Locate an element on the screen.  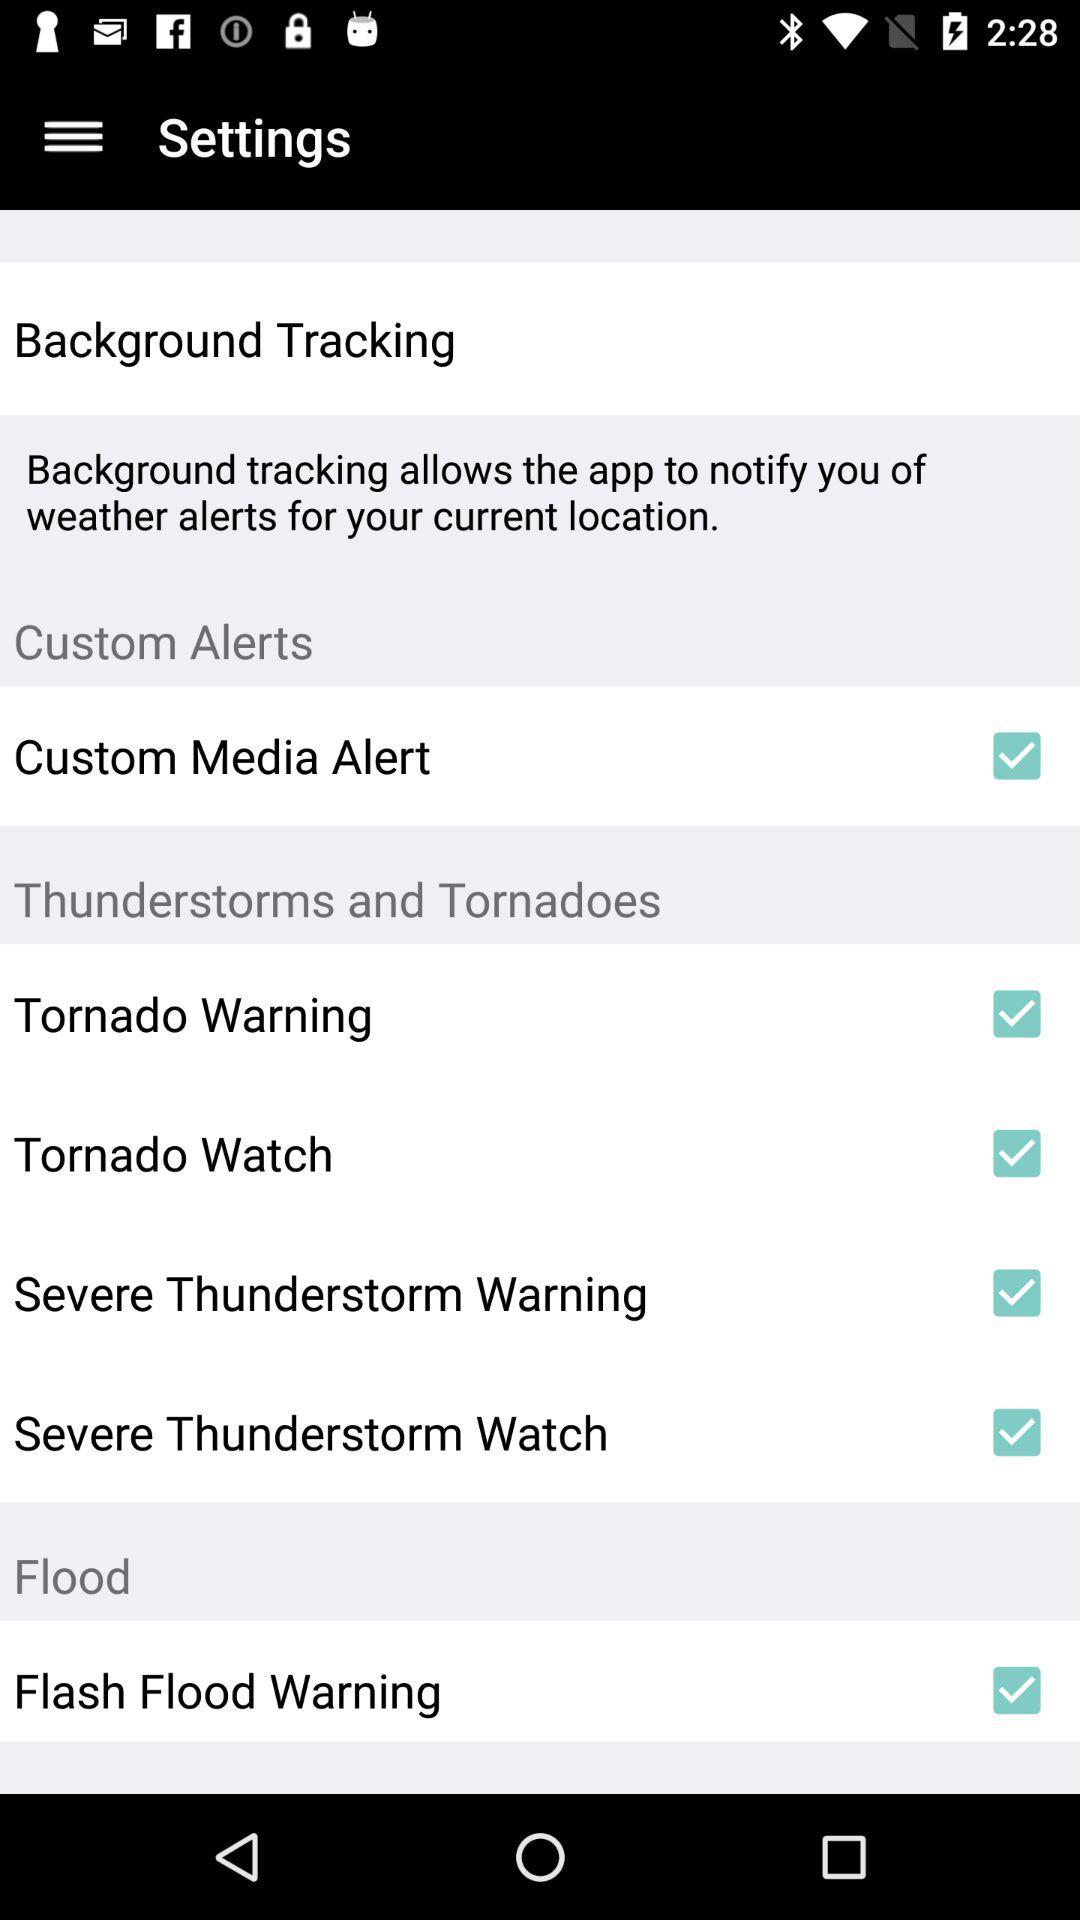
the item above background tracking is located at coordinates (72, 135).